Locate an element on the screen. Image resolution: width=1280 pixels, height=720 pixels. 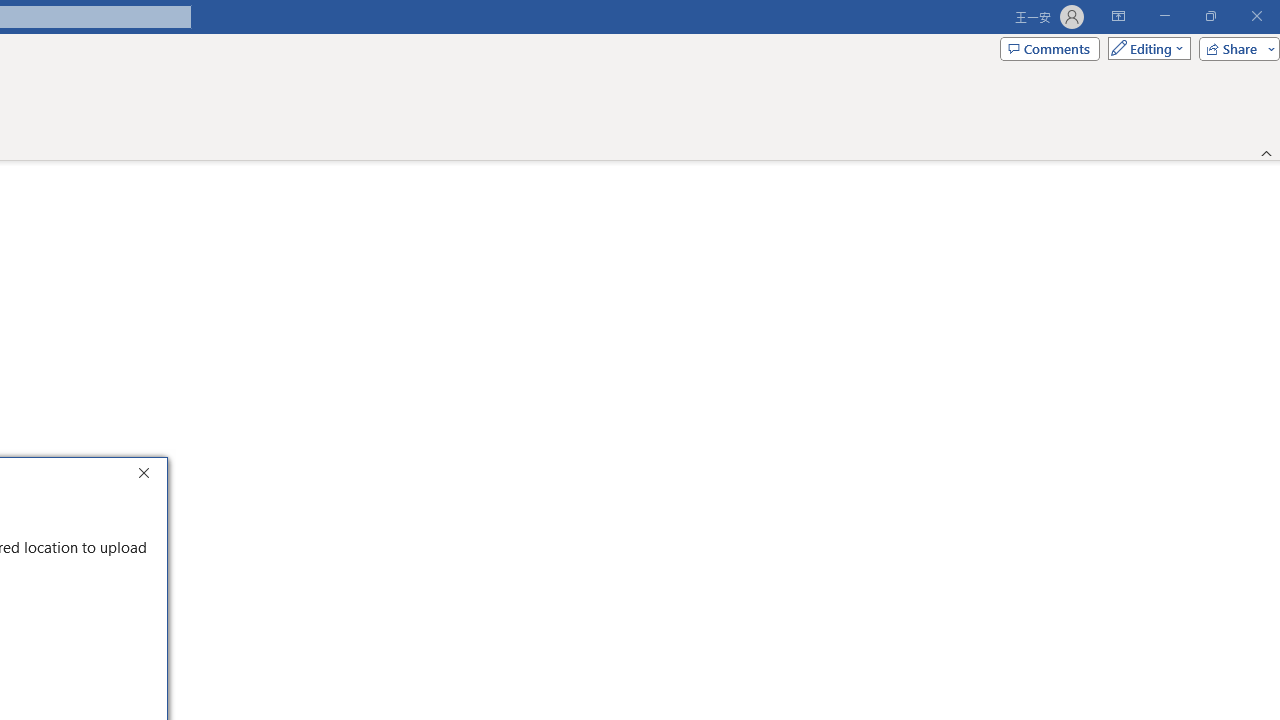
'Restore Down' is located at coordinates (1209, 16).